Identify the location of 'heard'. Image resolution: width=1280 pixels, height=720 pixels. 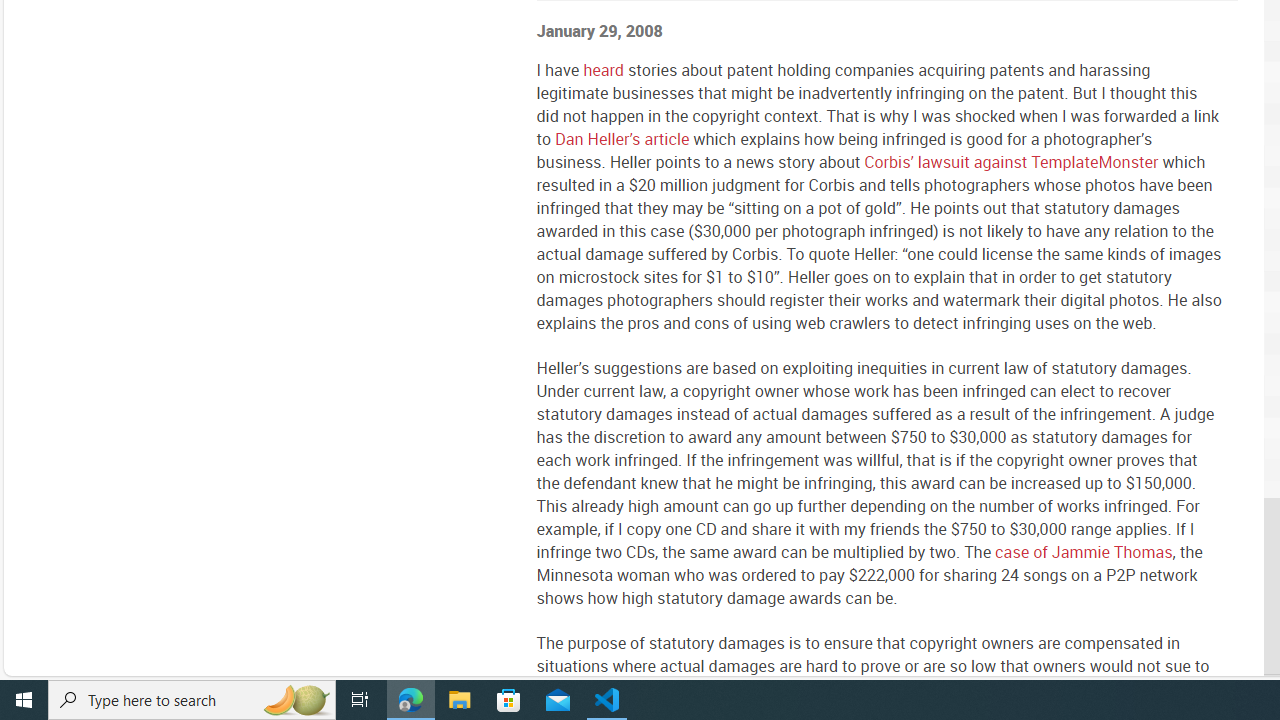
(602, 68).